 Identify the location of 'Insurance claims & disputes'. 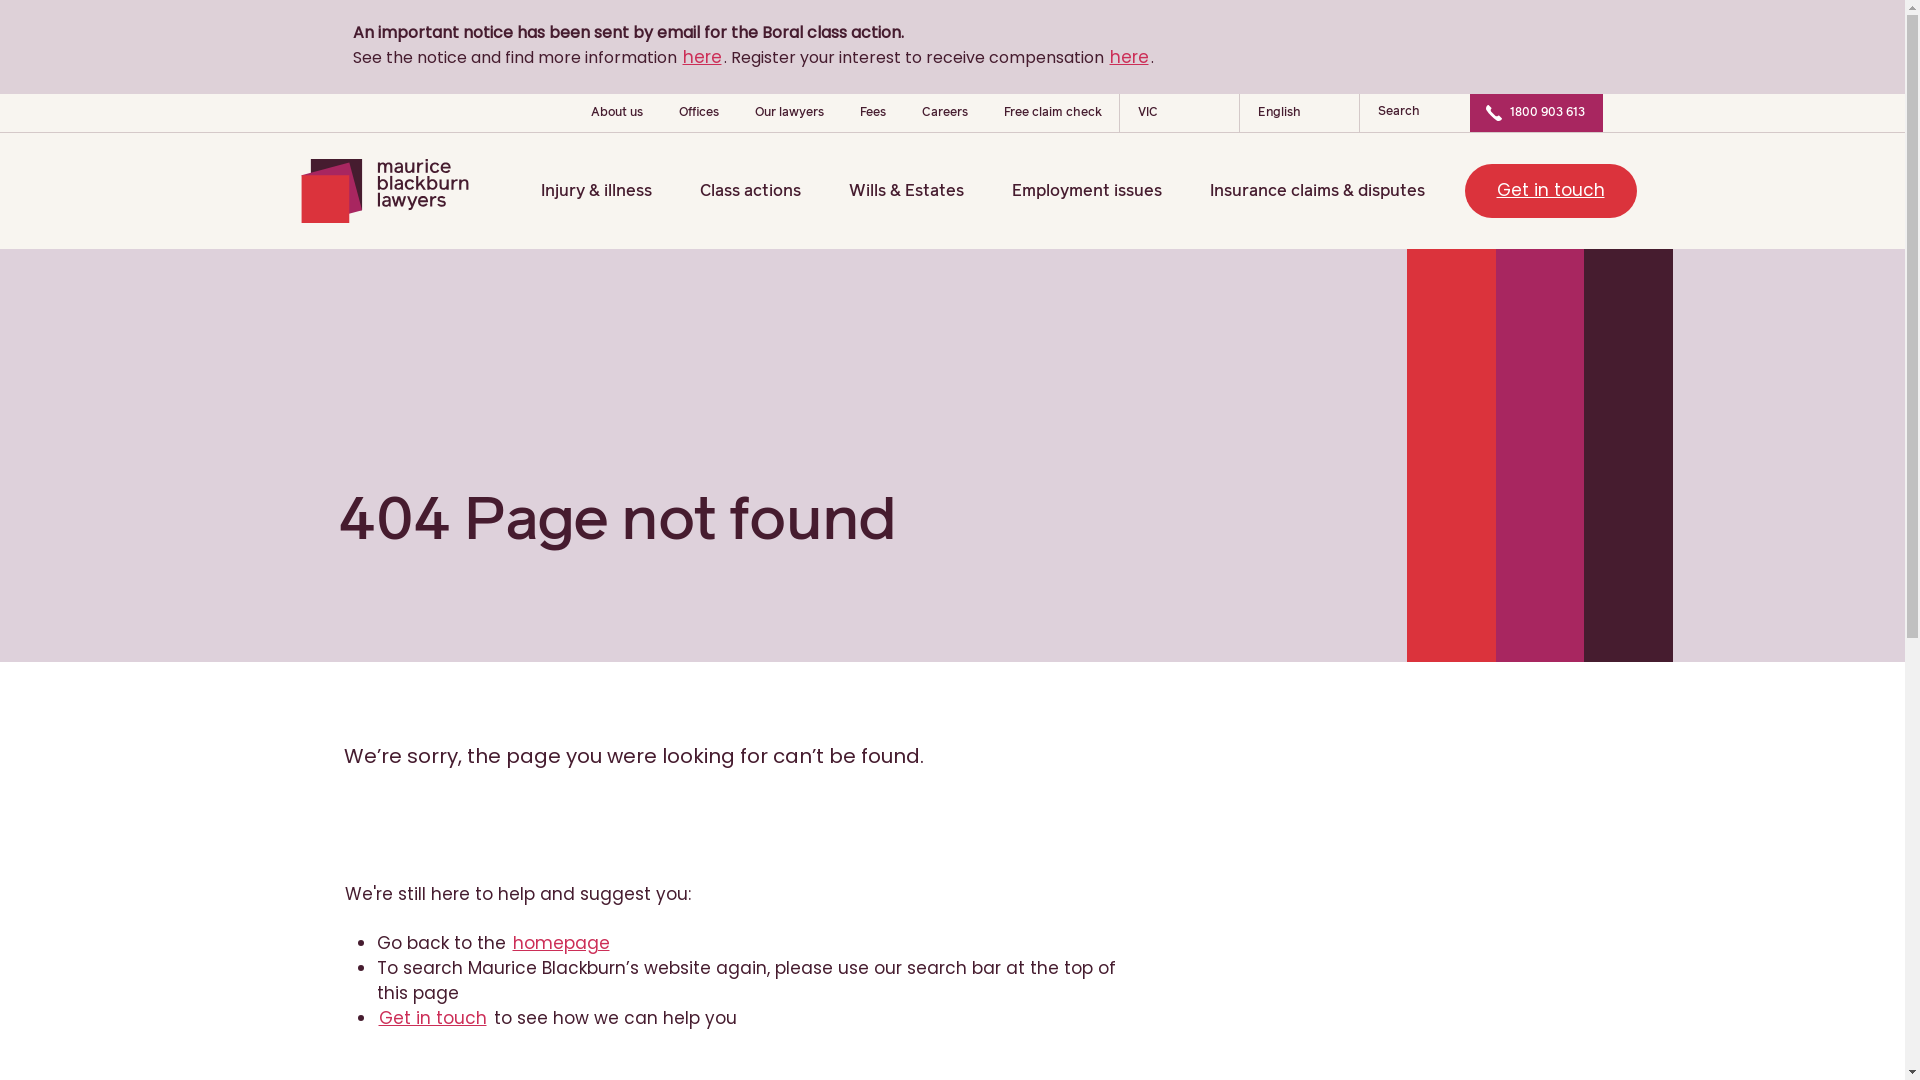
(1333, 191).